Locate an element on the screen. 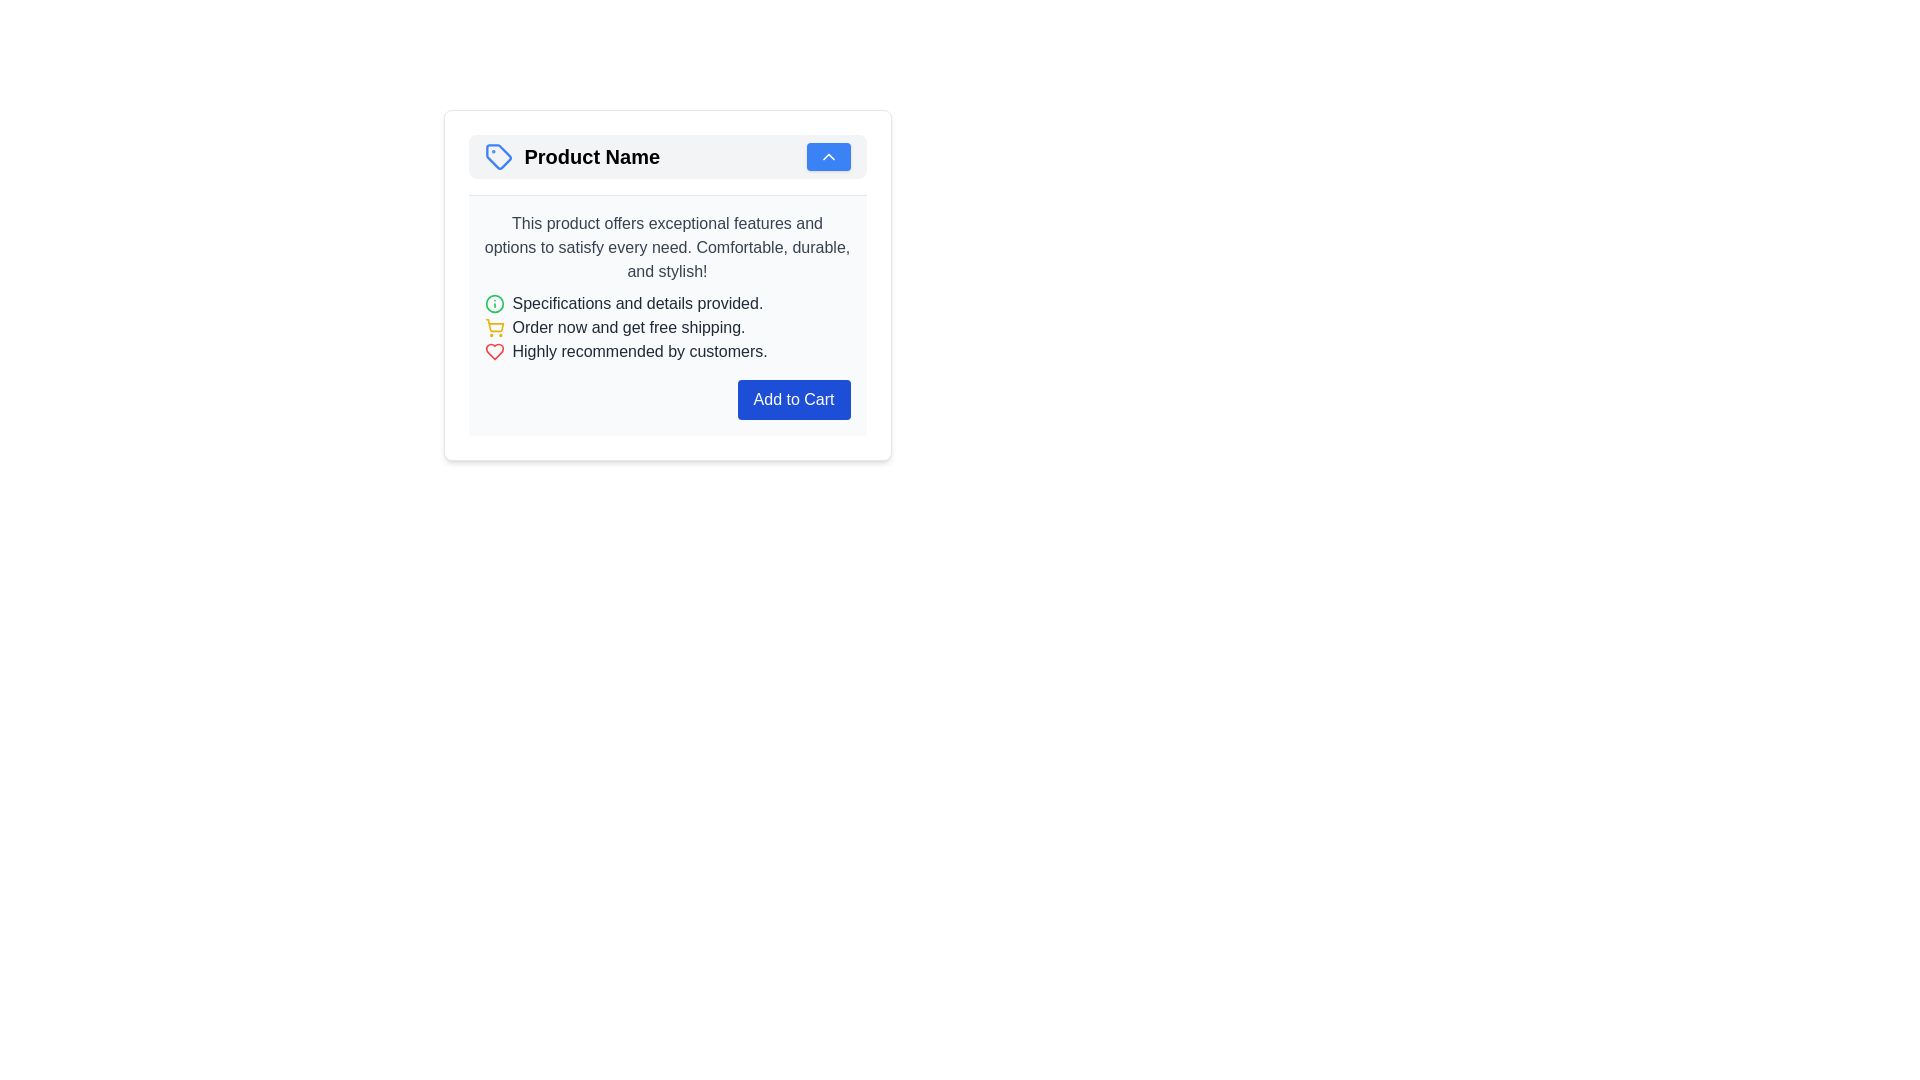  the text statement 'Highly recommended by customers.' with a red heart icon, which is positioned at the bottom of the recommendations list is located at coordinates (667, 350).